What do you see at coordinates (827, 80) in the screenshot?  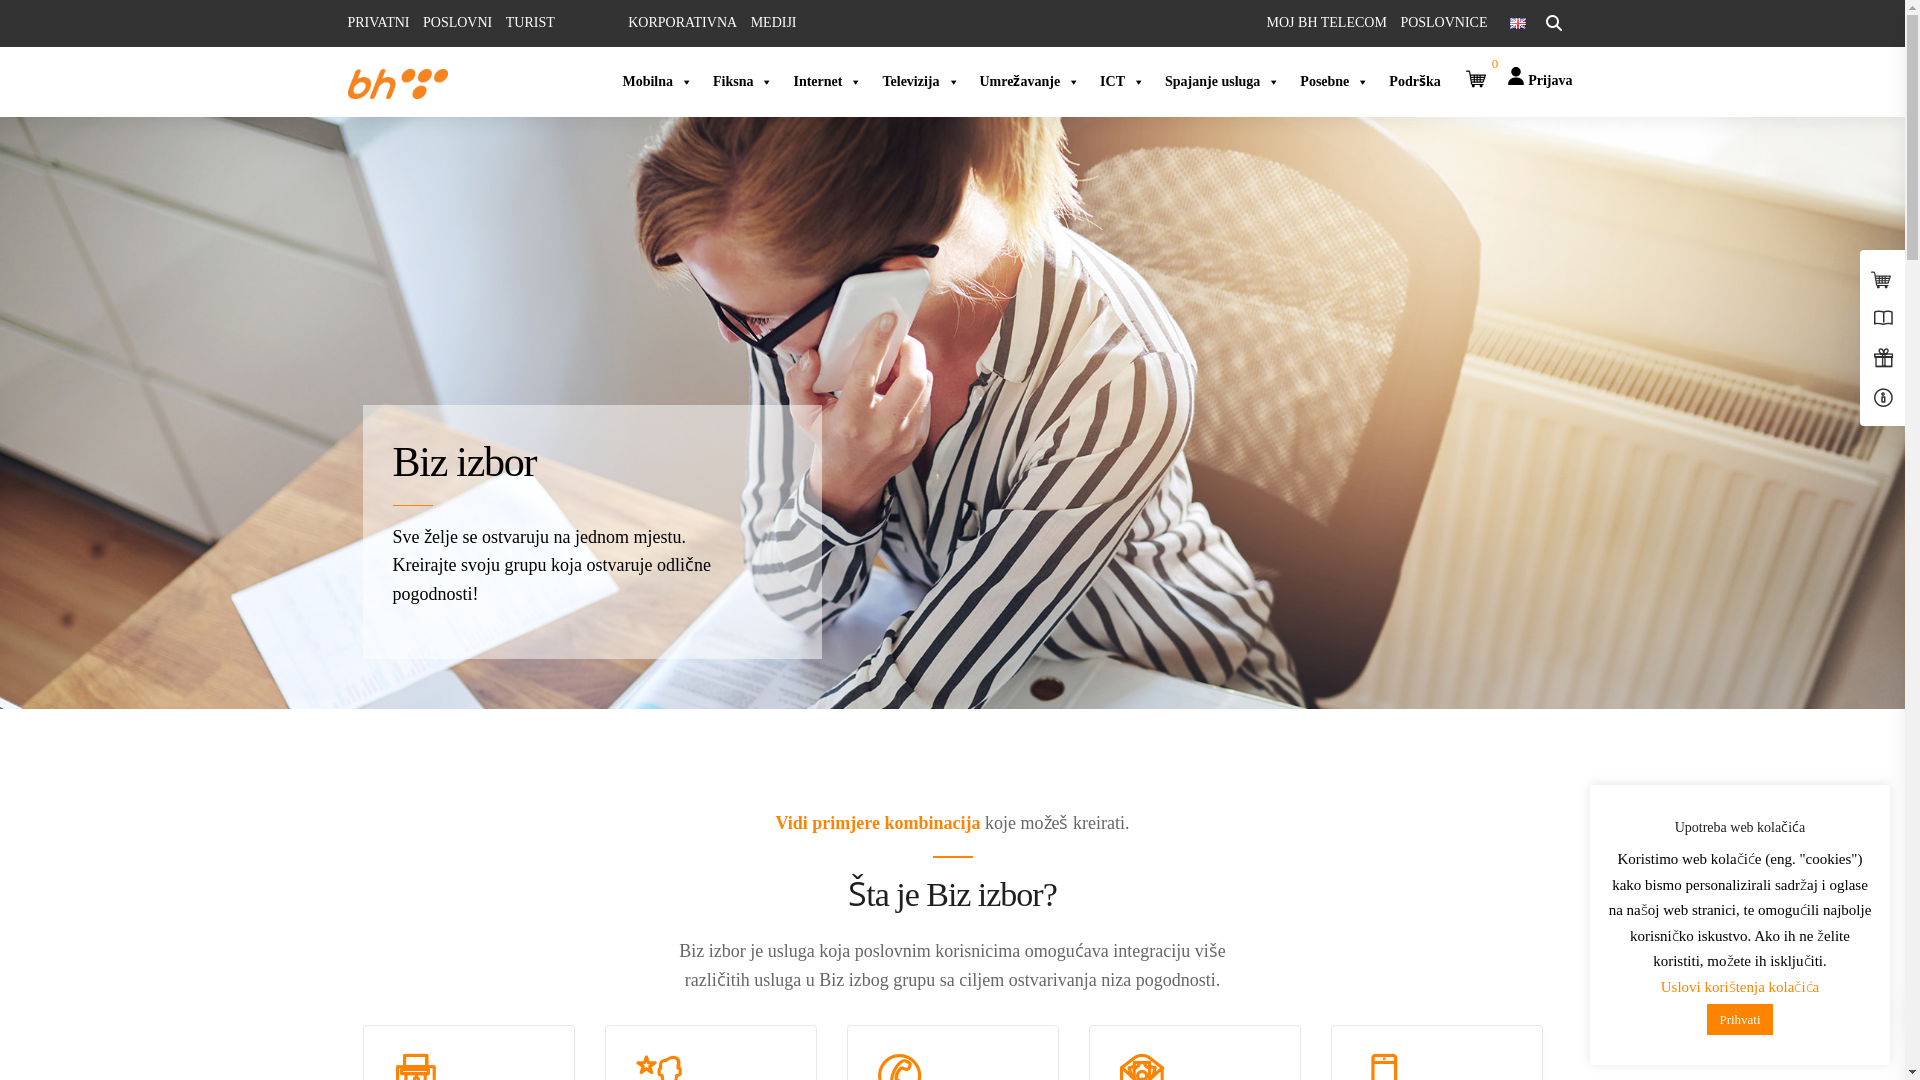 I see `'Internet'` at bounding box center [827, 80].